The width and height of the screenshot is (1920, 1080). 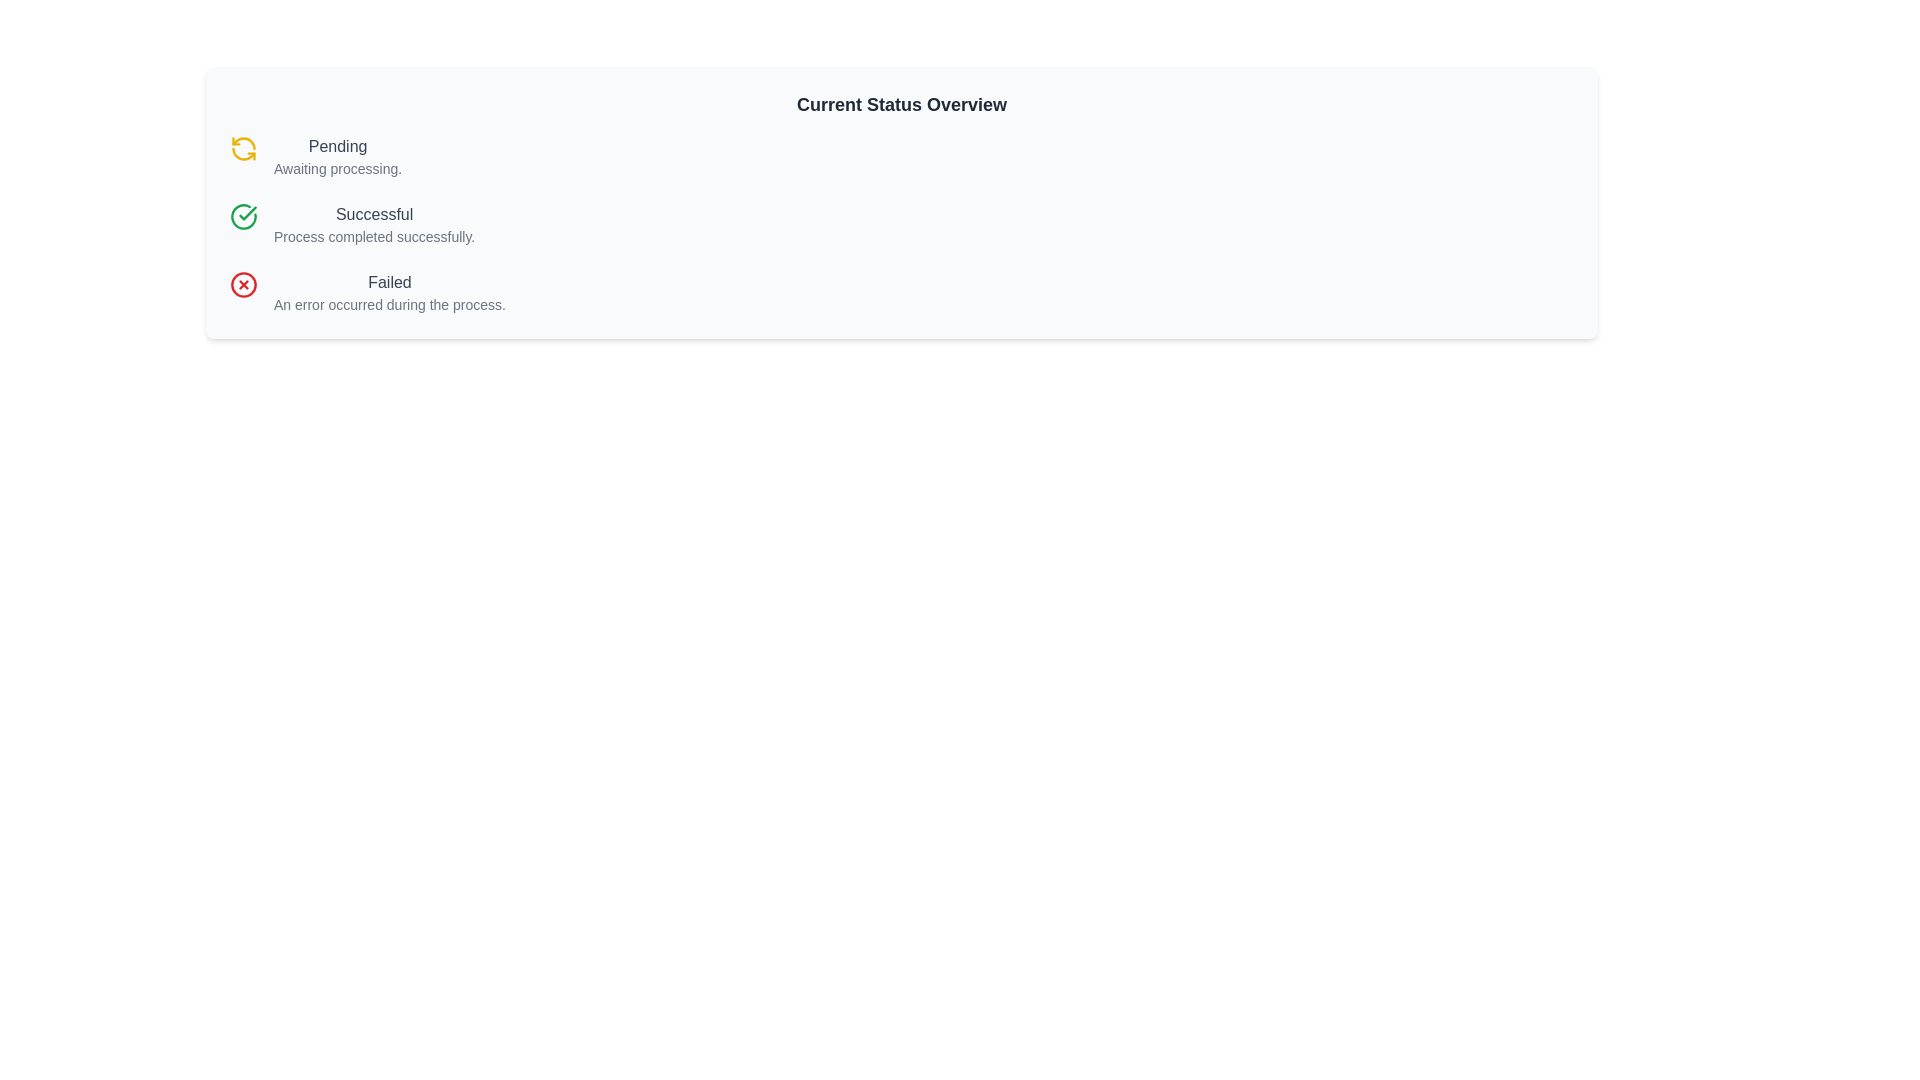 What do you see at coordinates (338, 145) in the screenshot?
I see `the status label indicating the current processing state located in the top-left section of the main content area, above the text block stating 'Awaiting processing'` at bounding box center [338, 145].